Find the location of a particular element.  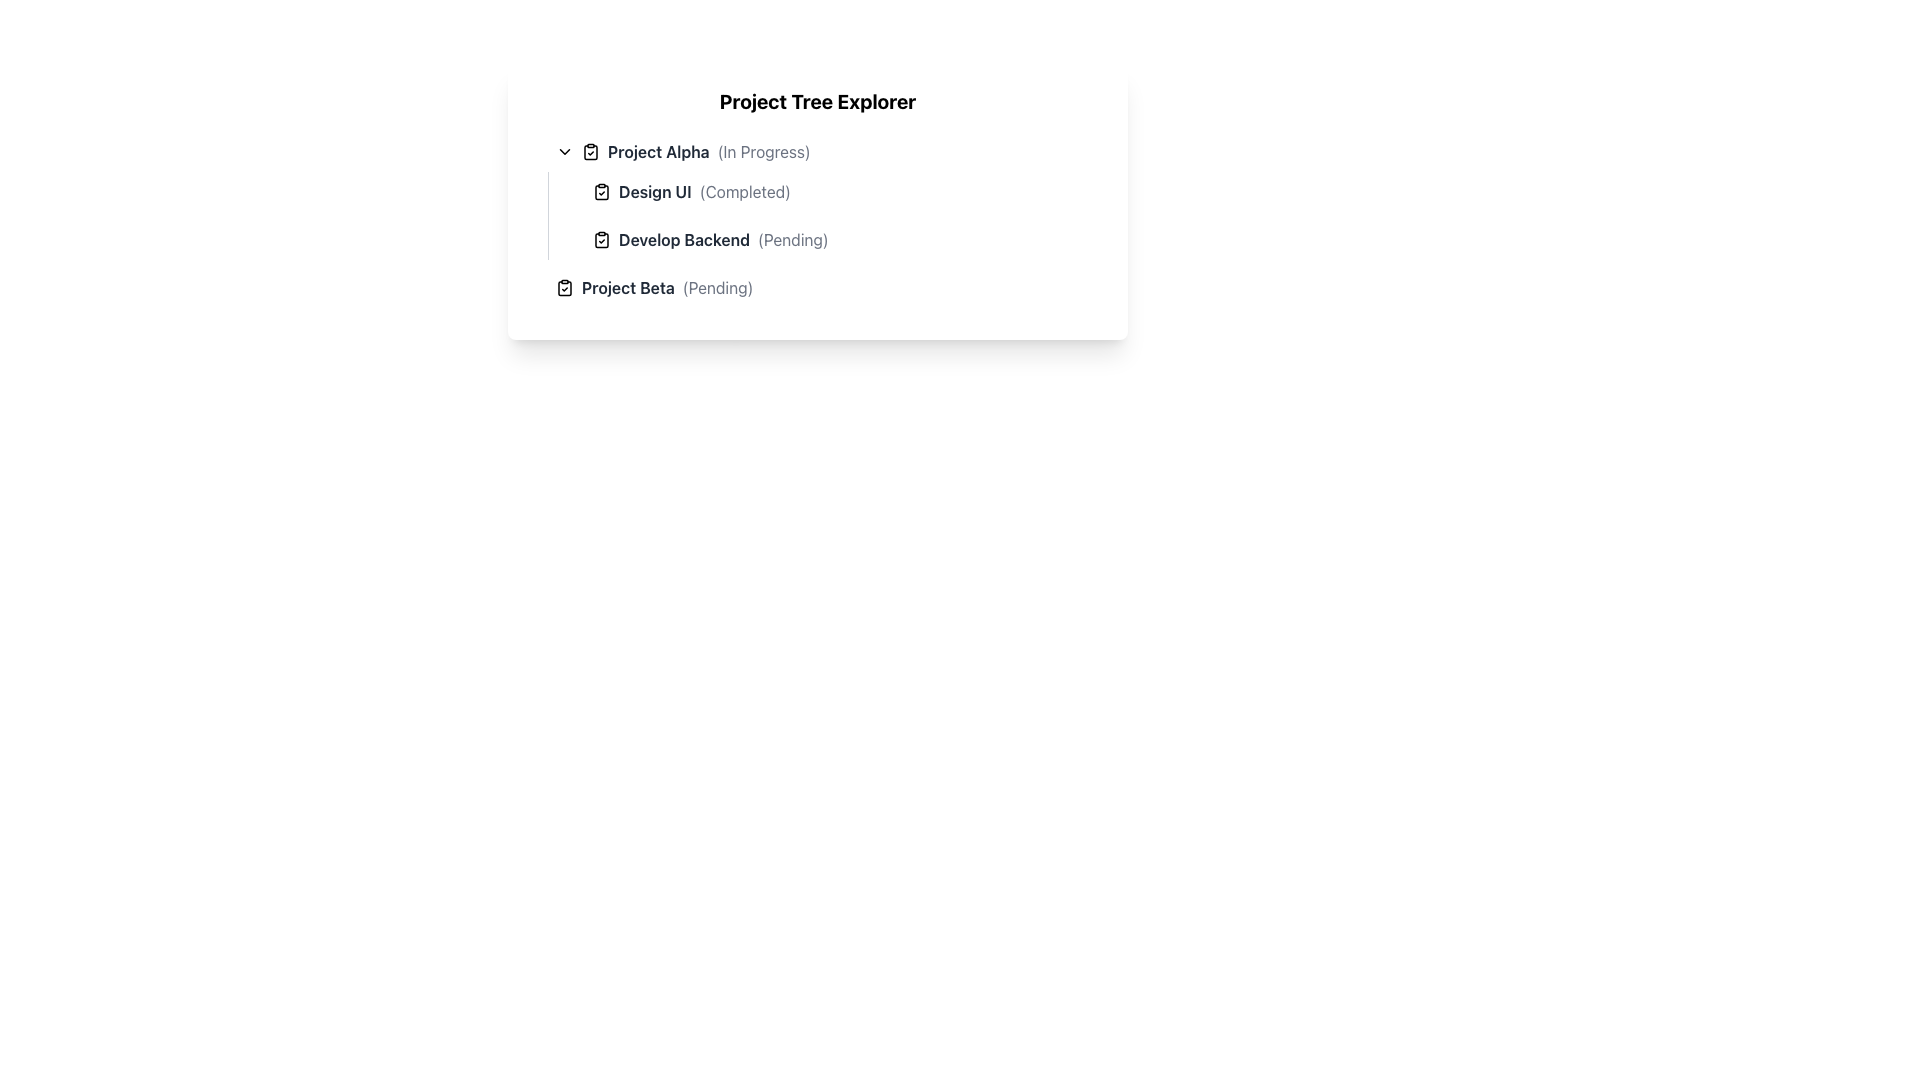

the bold, large black text label reading 'Project Tree Explorer', which is located at the top-center of the project hierarchy section is located at coordinates (817, 101).